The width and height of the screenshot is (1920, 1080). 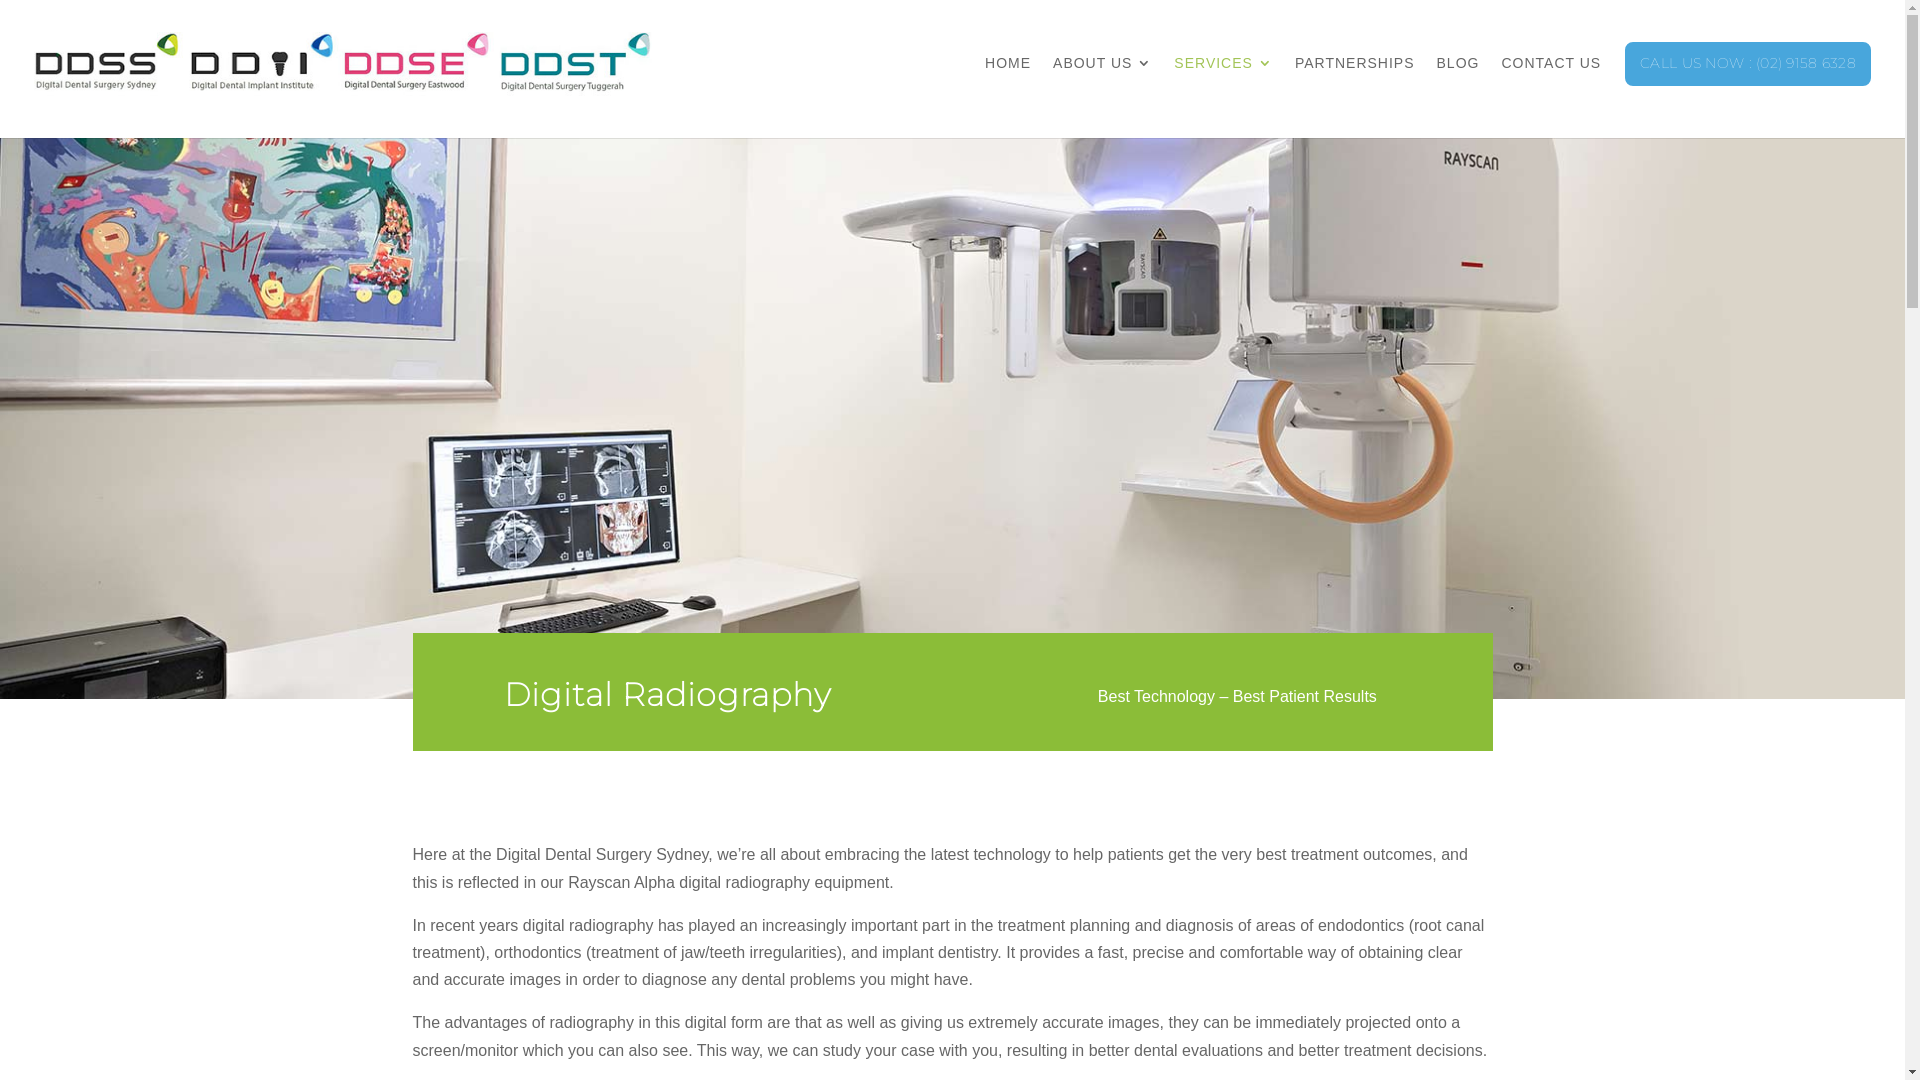 I want to click on 'BLOG', so click(x=1458, y=82).